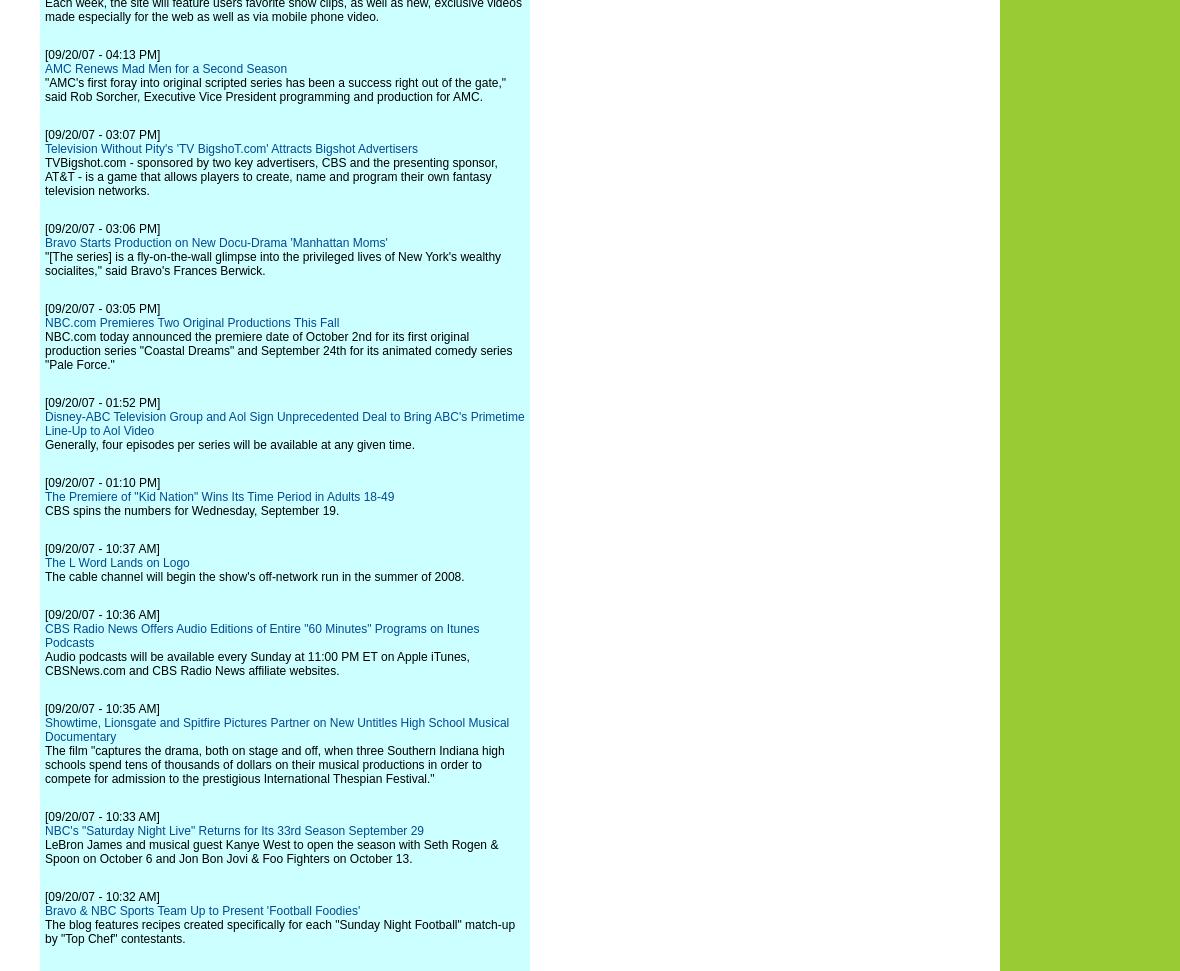 Image resolution: width=1180 pixels, height=971 pixels. What do you see at coordinates (101, 228) in the screenshot?
I see `'[09/20/07 - 03:06 PM]'` at bounding box center [101, 228].